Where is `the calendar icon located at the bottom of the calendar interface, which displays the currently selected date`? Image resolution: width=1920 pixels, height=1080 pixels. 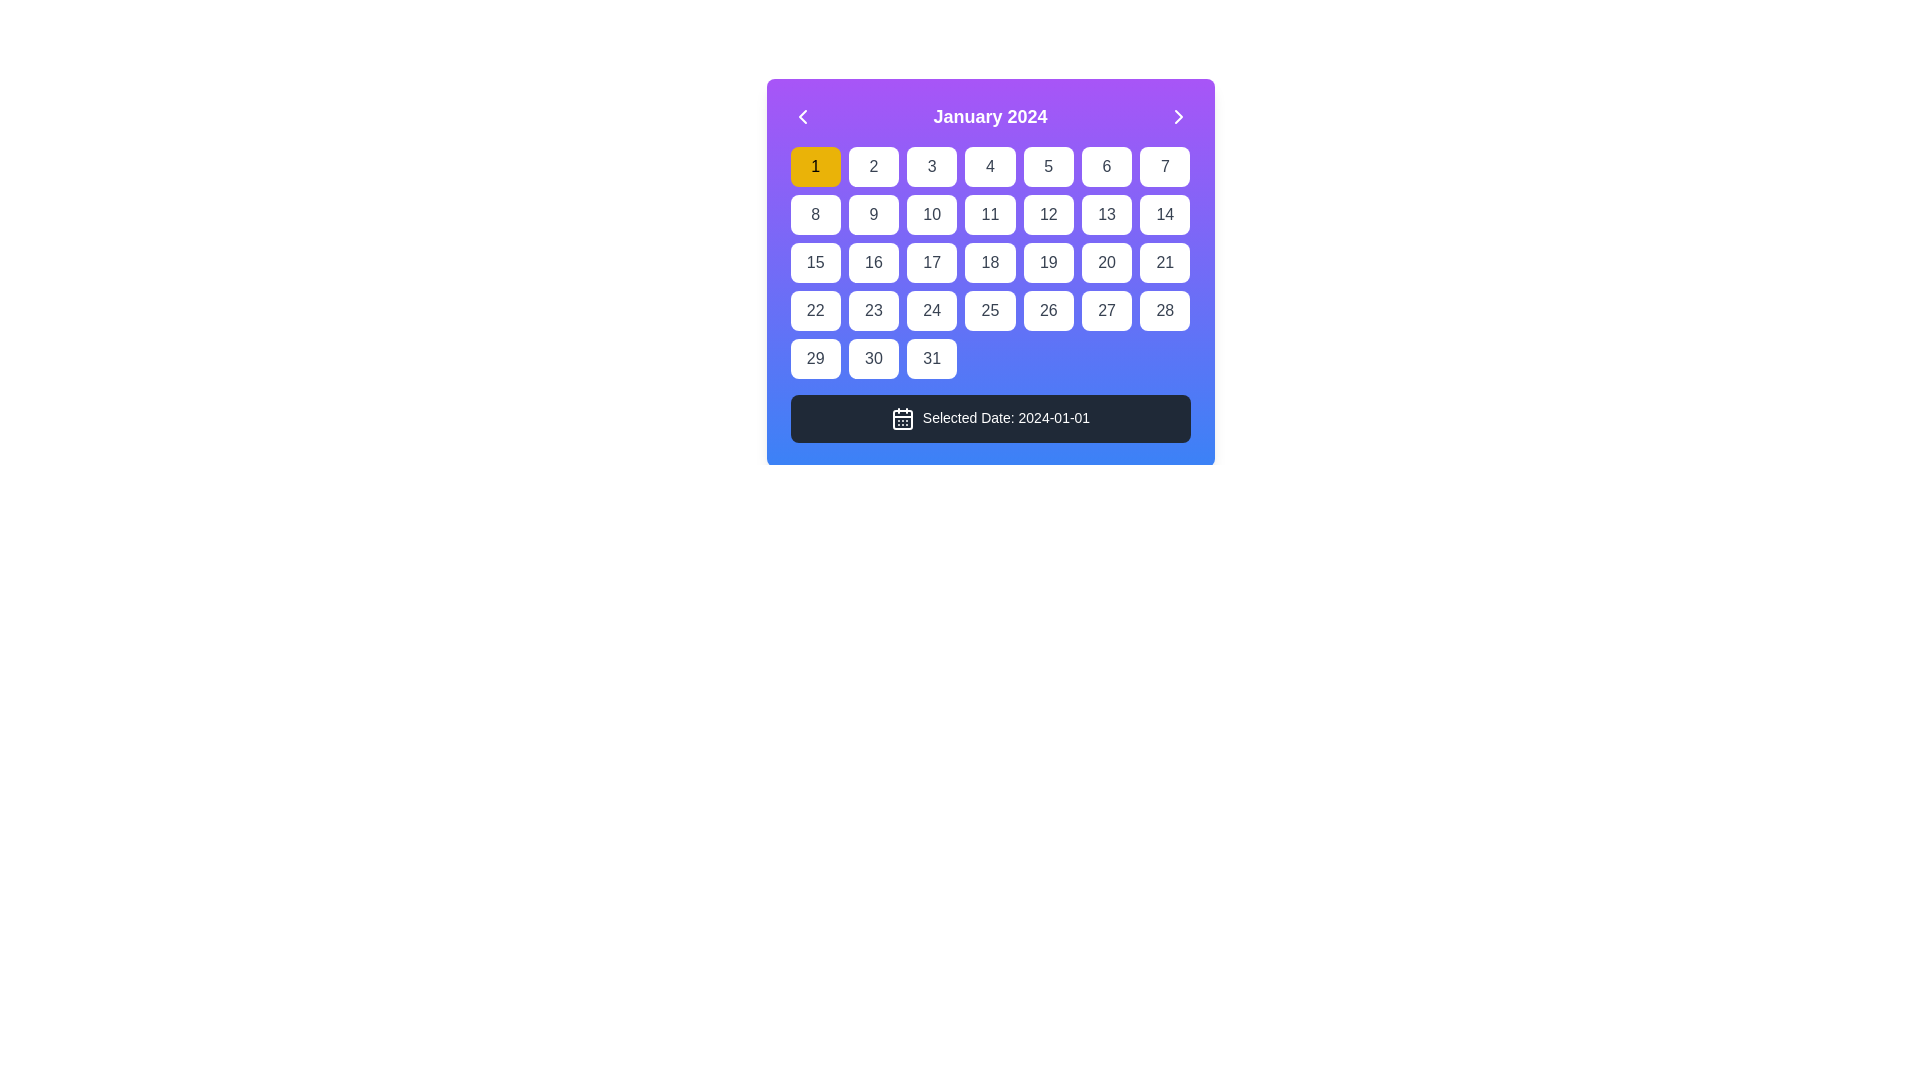
the calendar icon located at the bottom of the calendar interface, which displays the currently selected date is located at coordinates (990, 418).